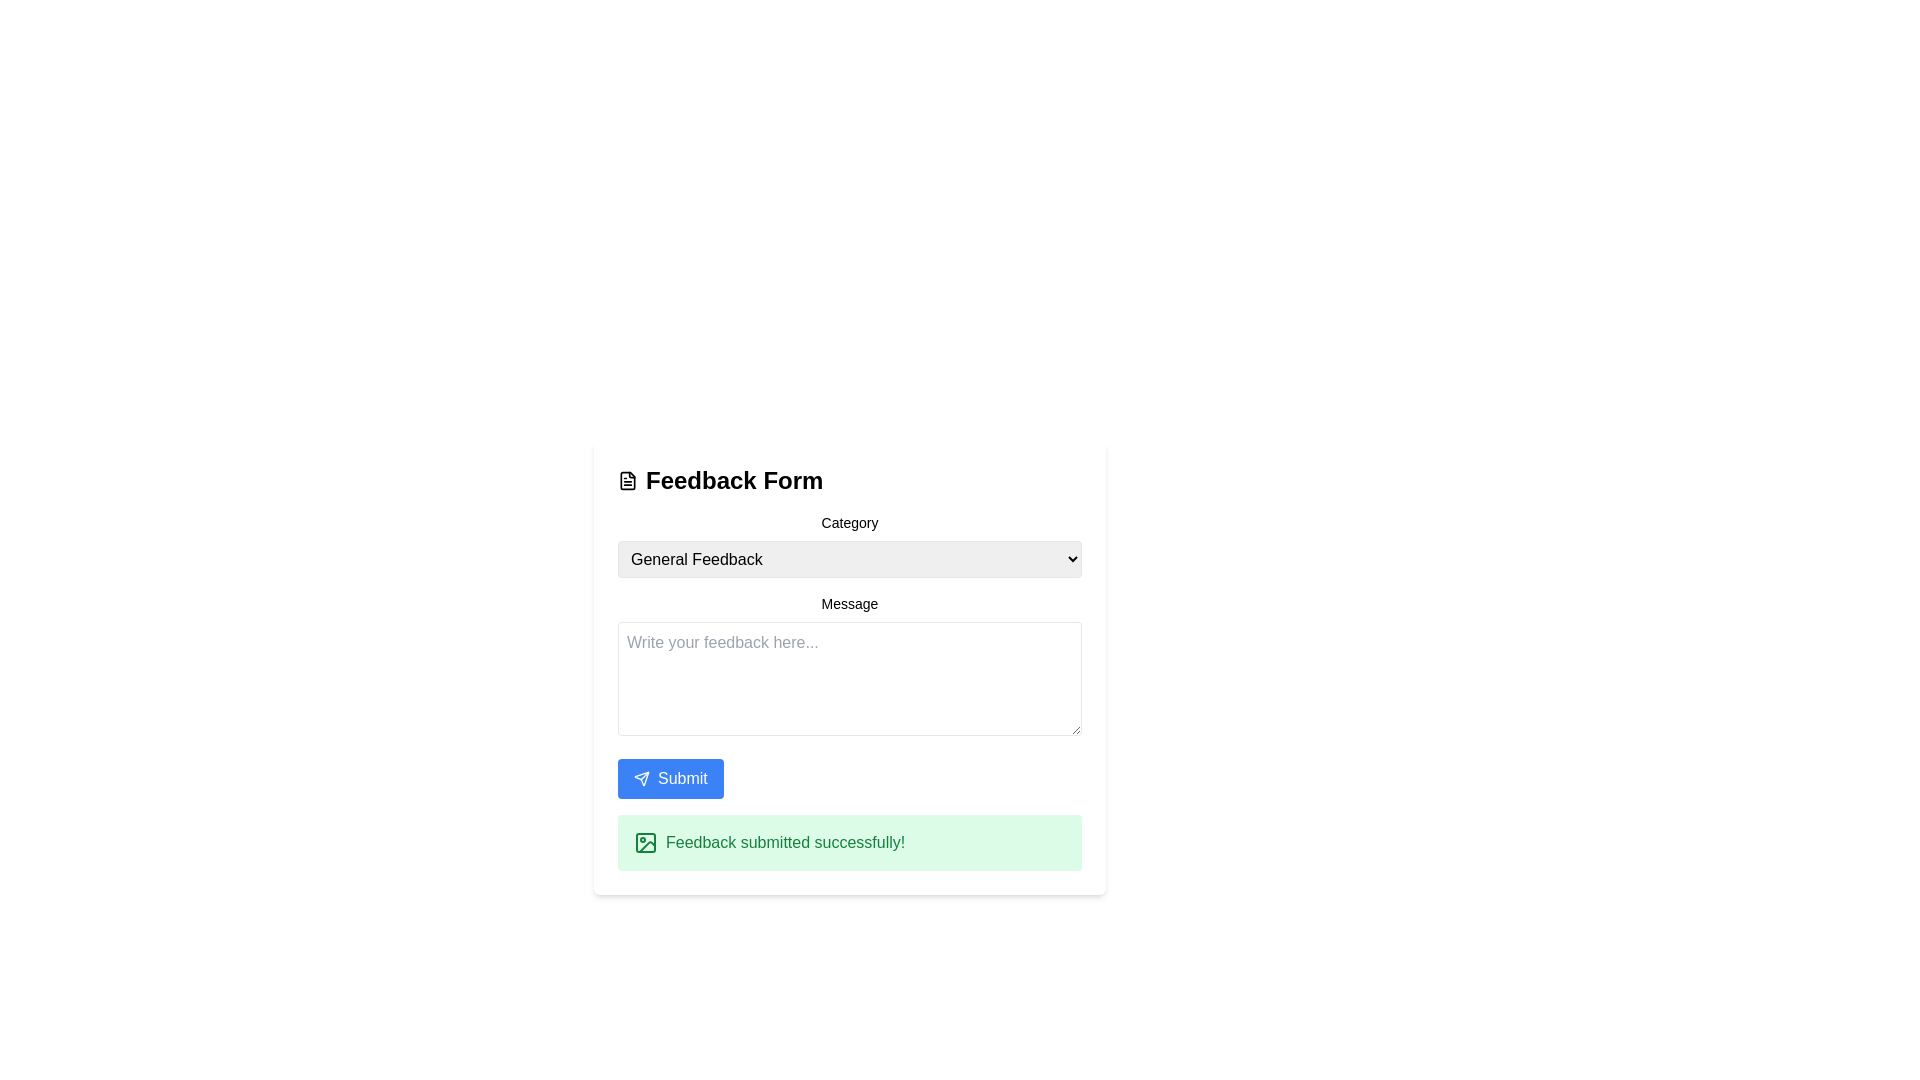  What do you see at coordinates (642, 778) in the screenshot?
I see `the icon inside the blue 'Submit' button located at the bottom-left of the 'Feedback Form' interface` at bounding box center [642, 778].